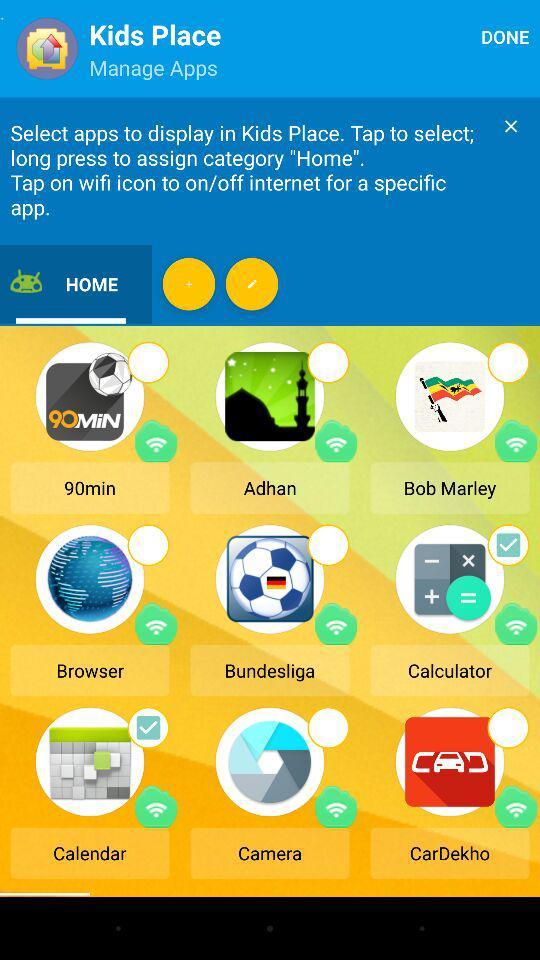  What do you see at coordinates (147, 361) in the screenshot?
I see `check box under 90min` at bounding box center [147, 361].